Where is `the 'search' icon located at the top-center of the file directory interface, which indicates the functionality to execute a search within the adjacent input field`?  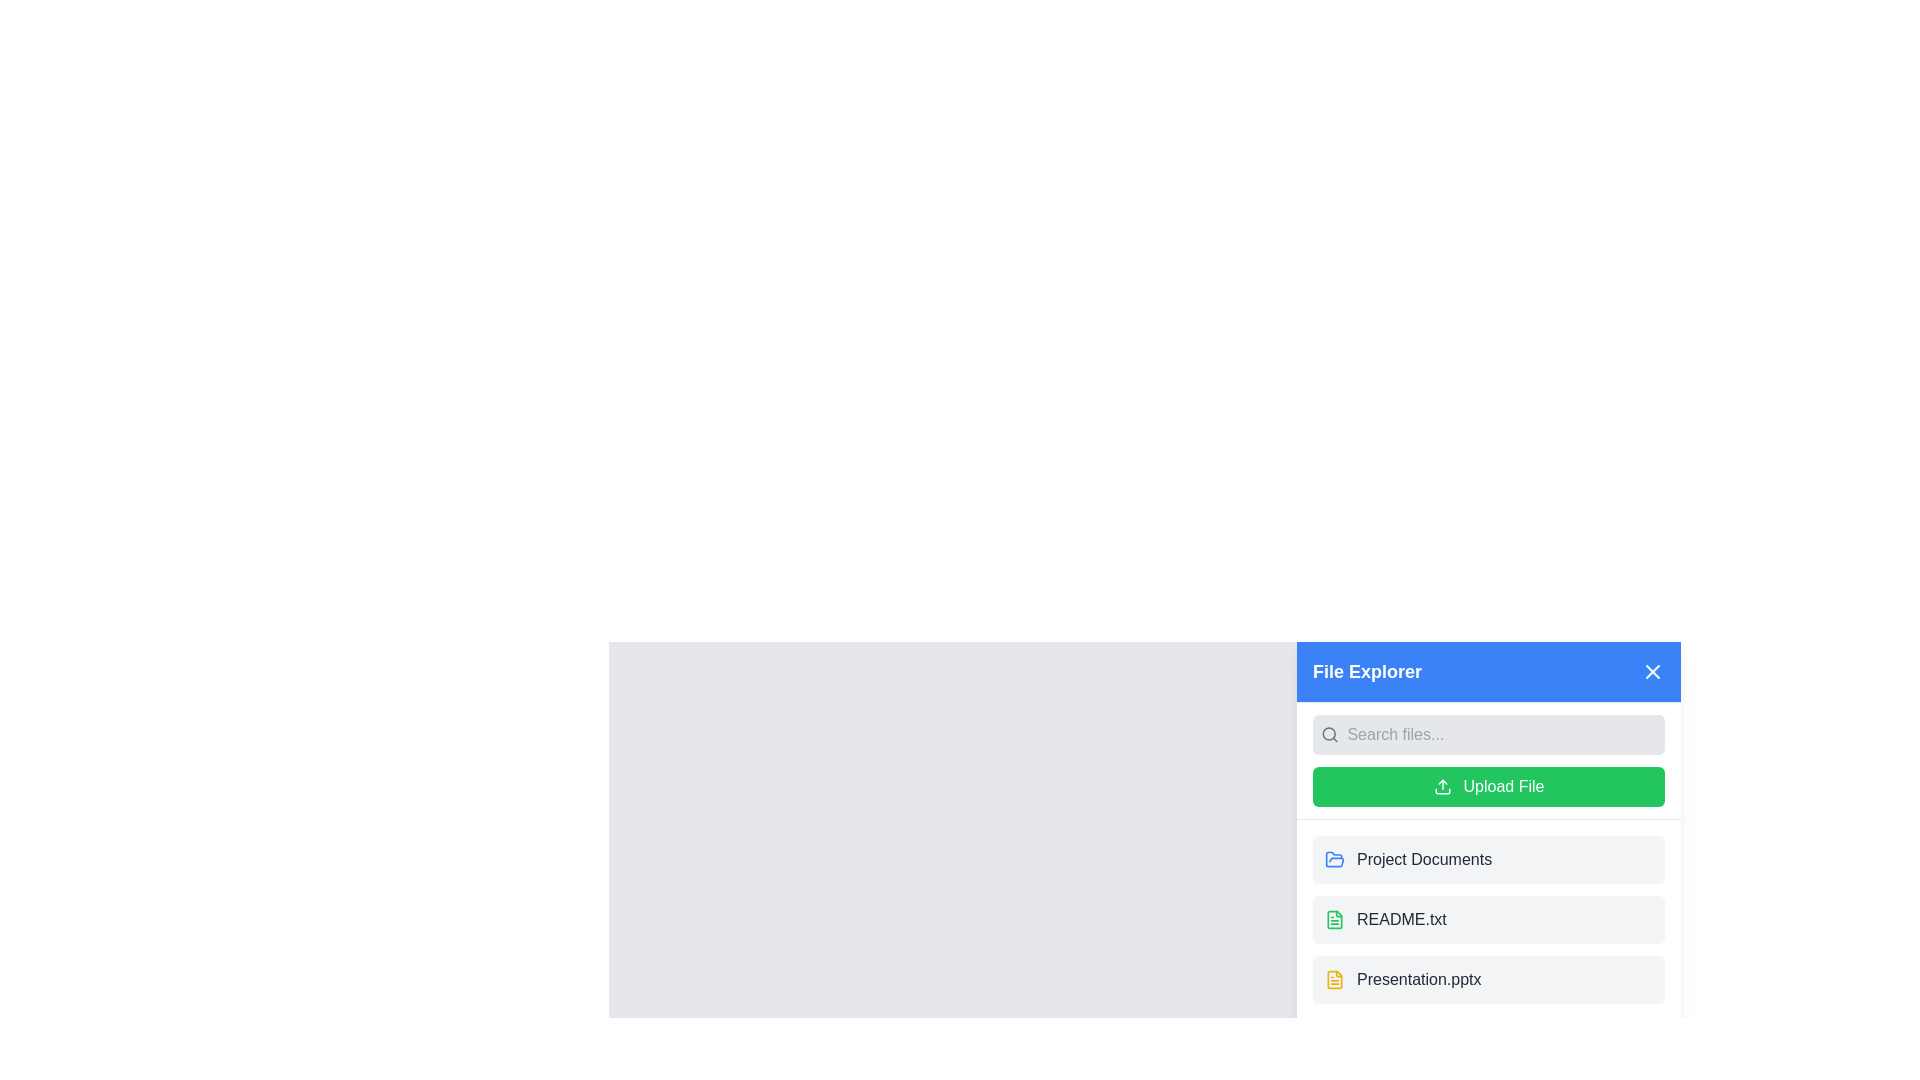 the 'search' icon located at the top-center of the file directory interface, which indicates the functionality to execute a search within the adjacent input field is located at coordinates (1330, 735).